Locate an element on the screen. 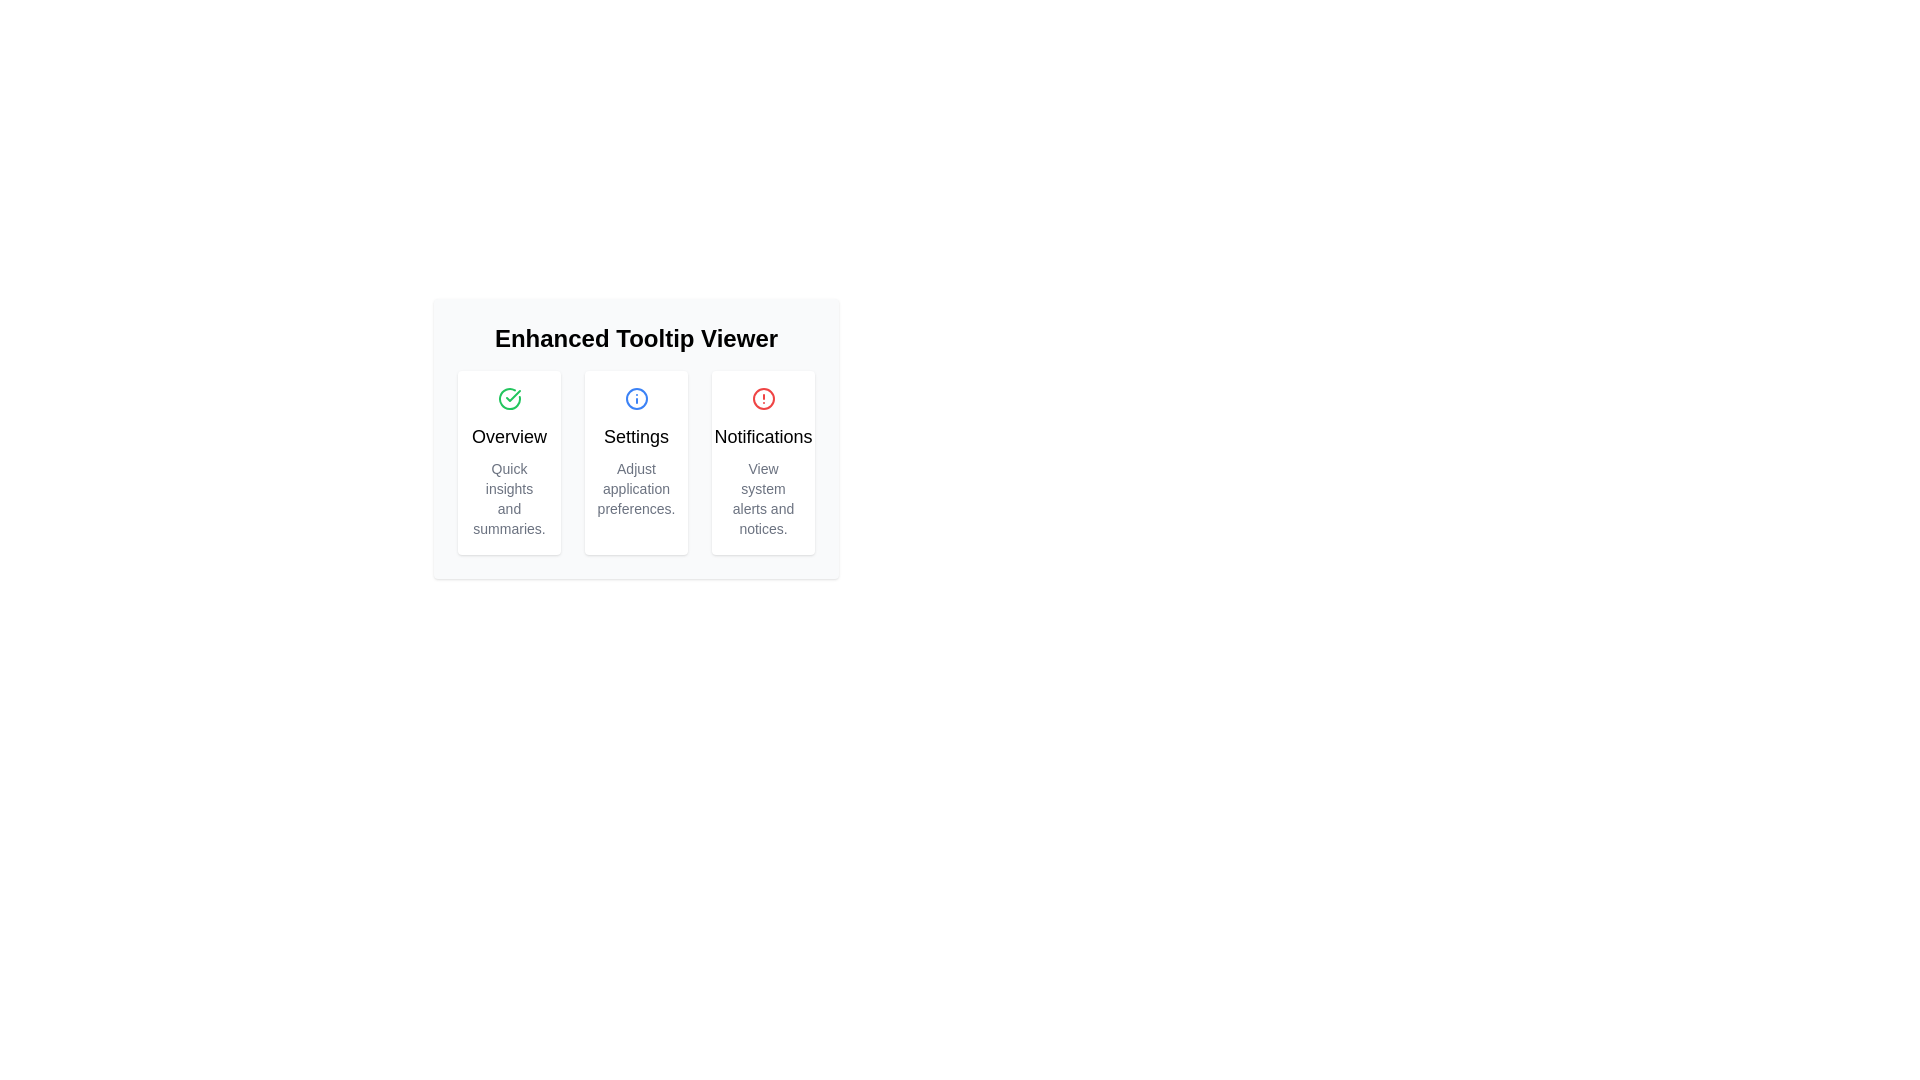 The image size is (1920, 1080). information from the 'Overview' Information card, which is the first card in a row of three boxes, featuring a green checkmark icon and the text 'Quick insights and summaries.' is located at coordinates (509, 462).